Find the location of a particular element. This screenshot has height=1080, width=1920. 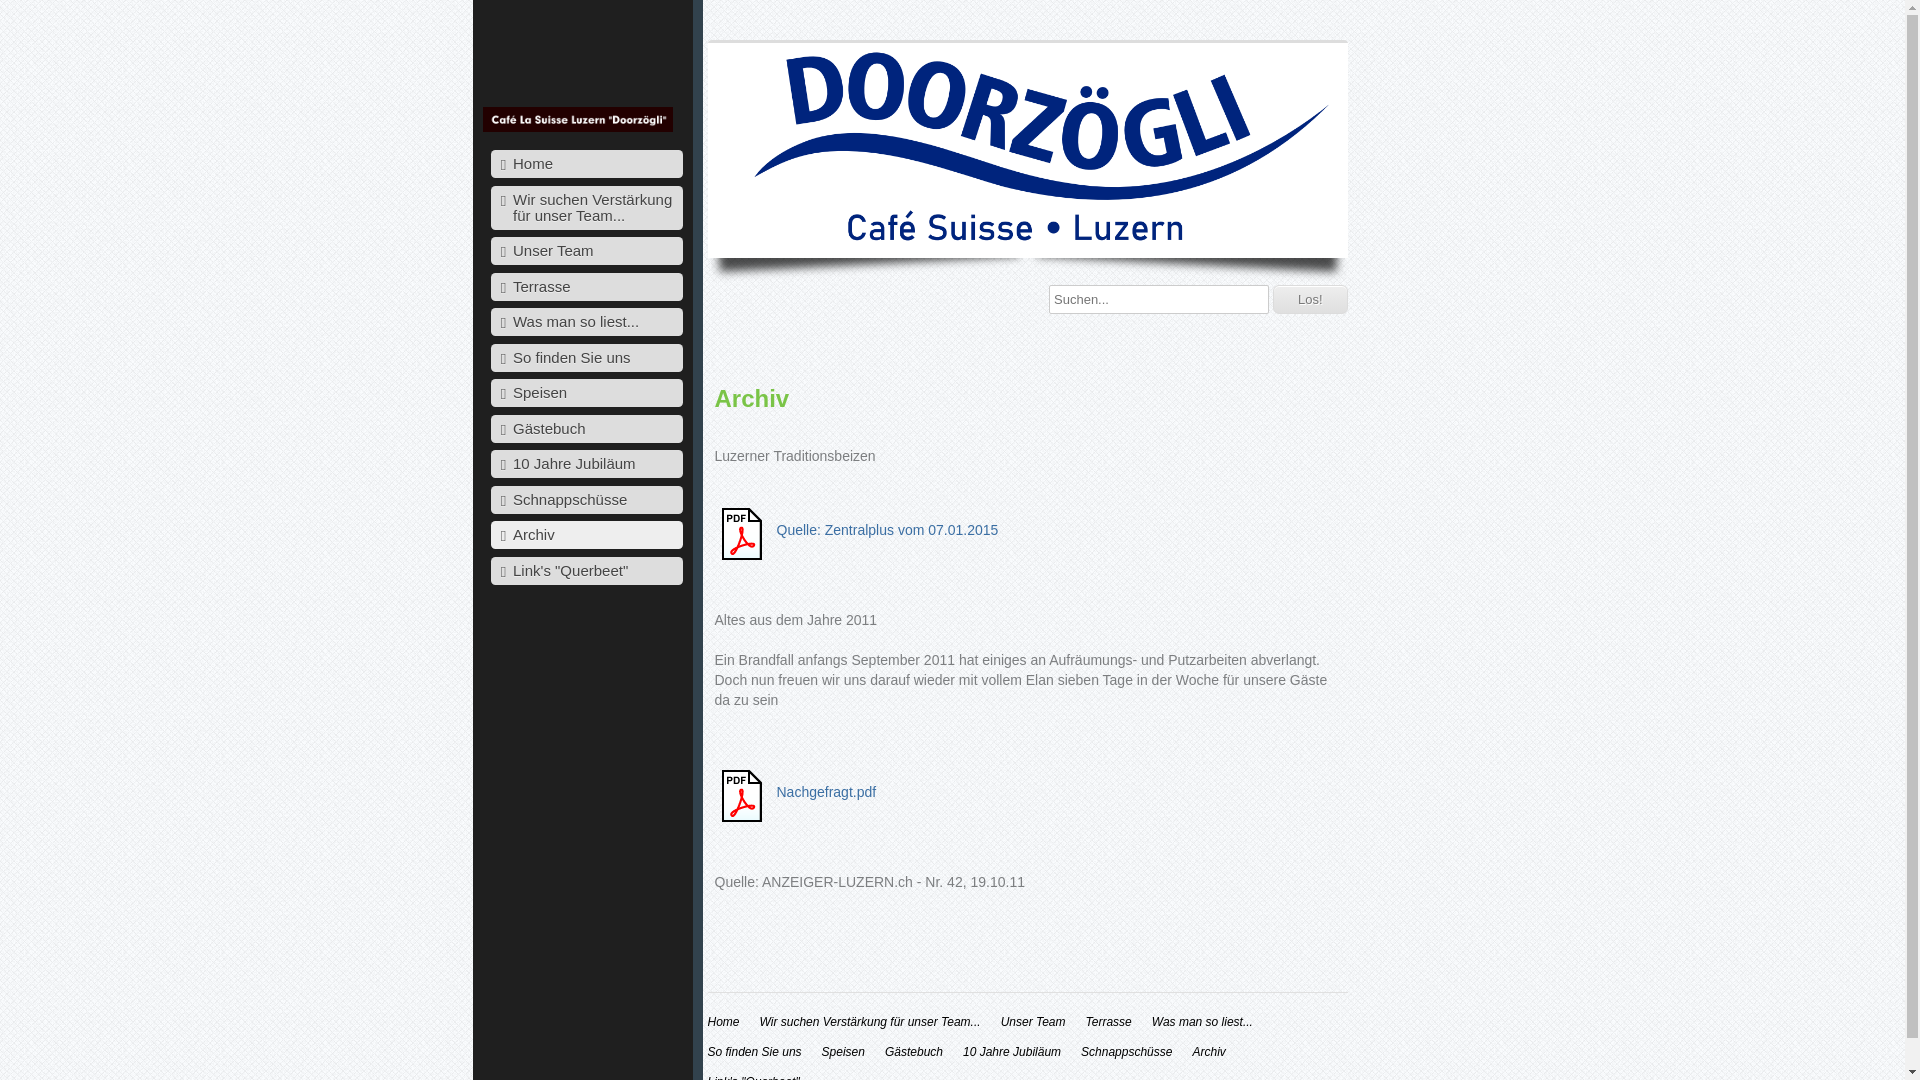

'Los!' is located at coordinates (1310, 299).